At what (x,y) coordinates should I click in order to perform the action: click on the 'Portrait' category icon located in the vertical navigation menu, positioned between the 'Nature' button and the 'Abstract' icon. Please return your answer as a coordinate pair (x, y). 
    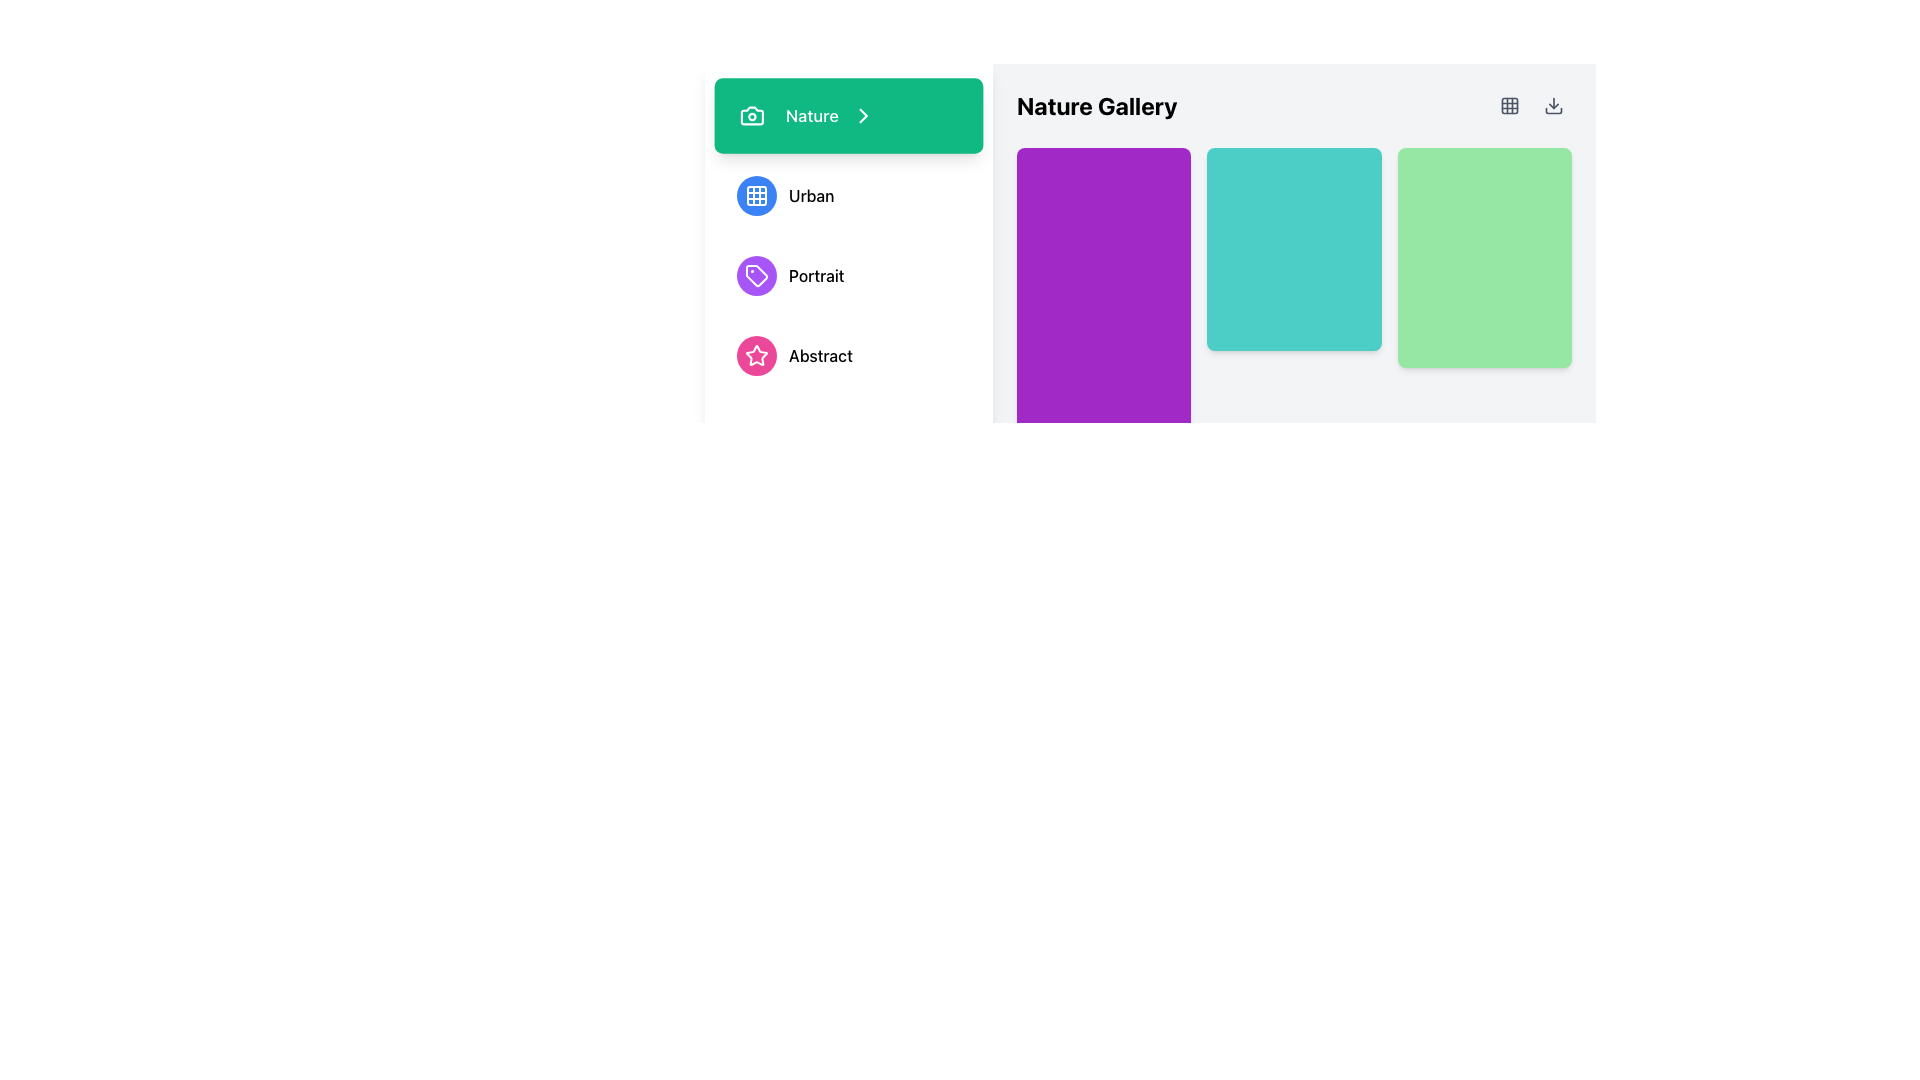
    Looking at the image, I should click on (756, 276).